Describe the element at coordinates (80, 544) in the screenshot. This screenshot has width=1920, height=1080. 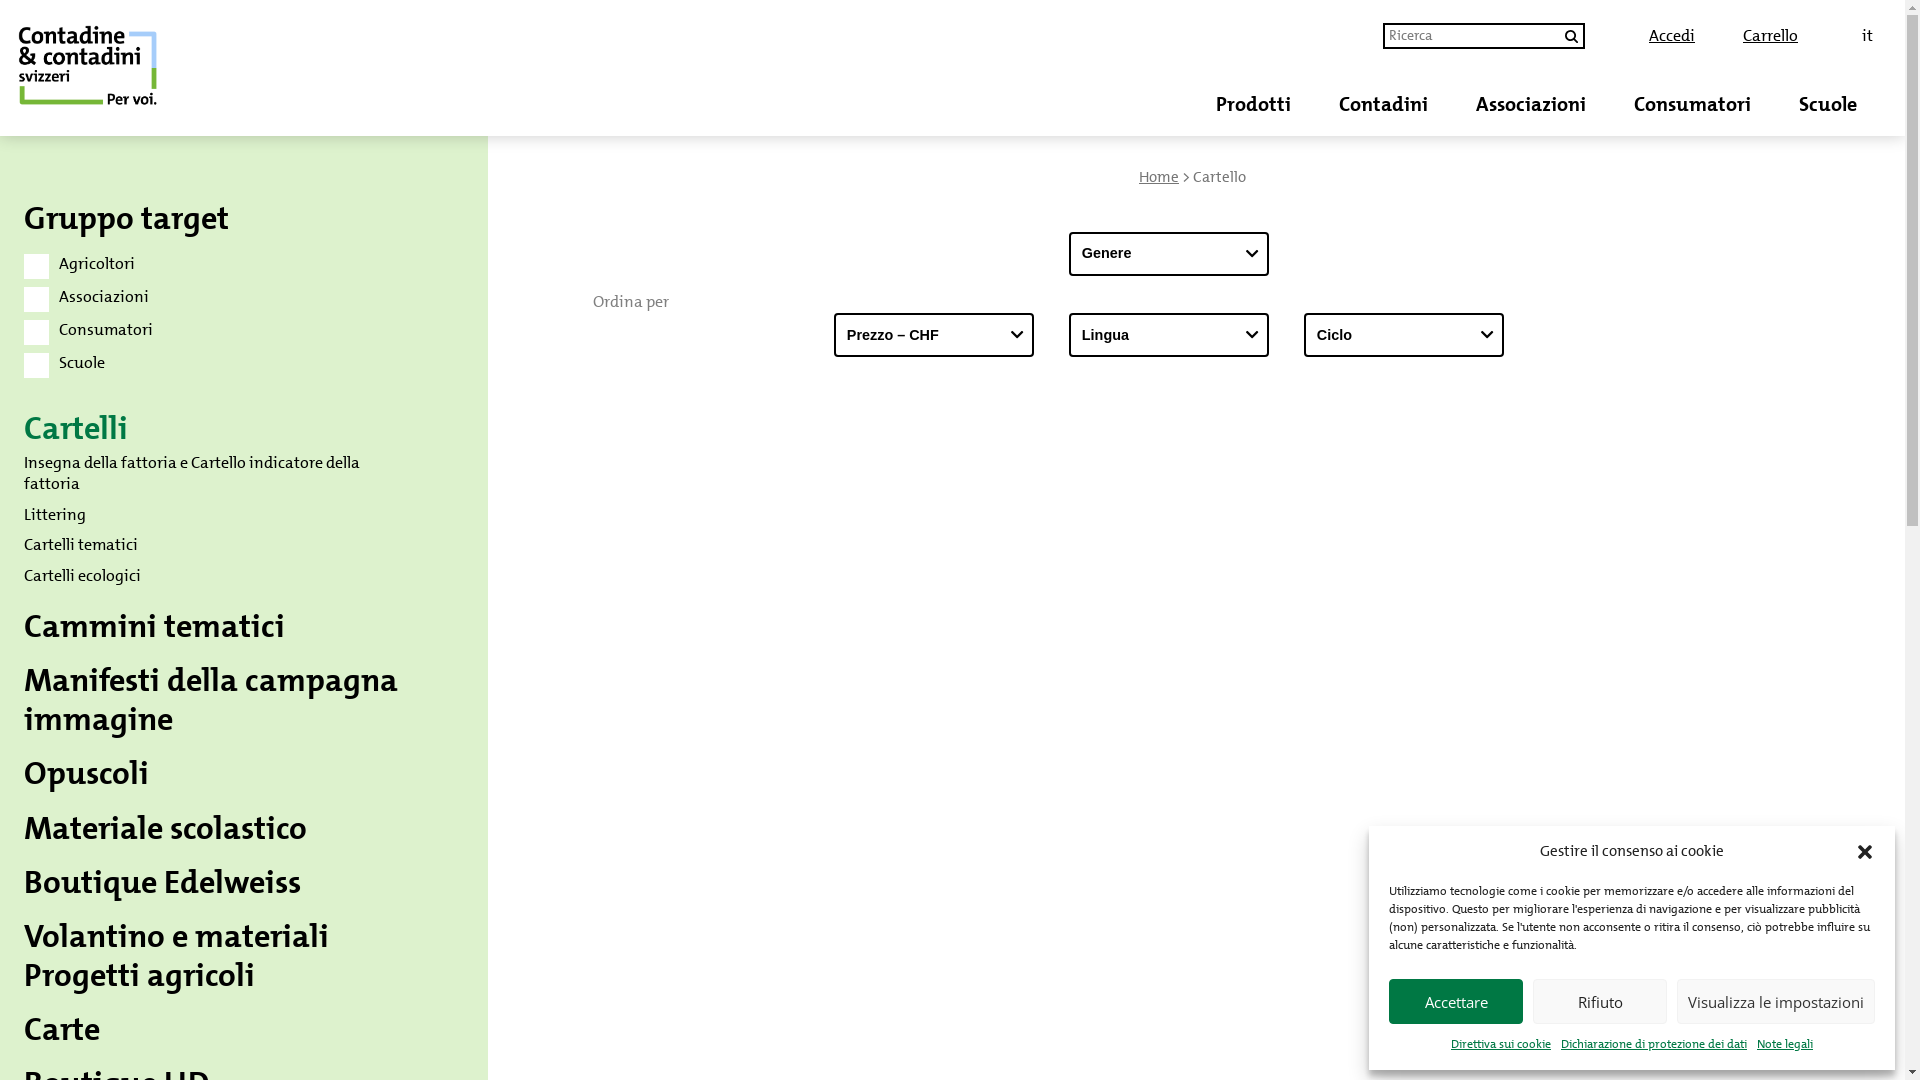
I see `'Cartelli tematici'` at that location.